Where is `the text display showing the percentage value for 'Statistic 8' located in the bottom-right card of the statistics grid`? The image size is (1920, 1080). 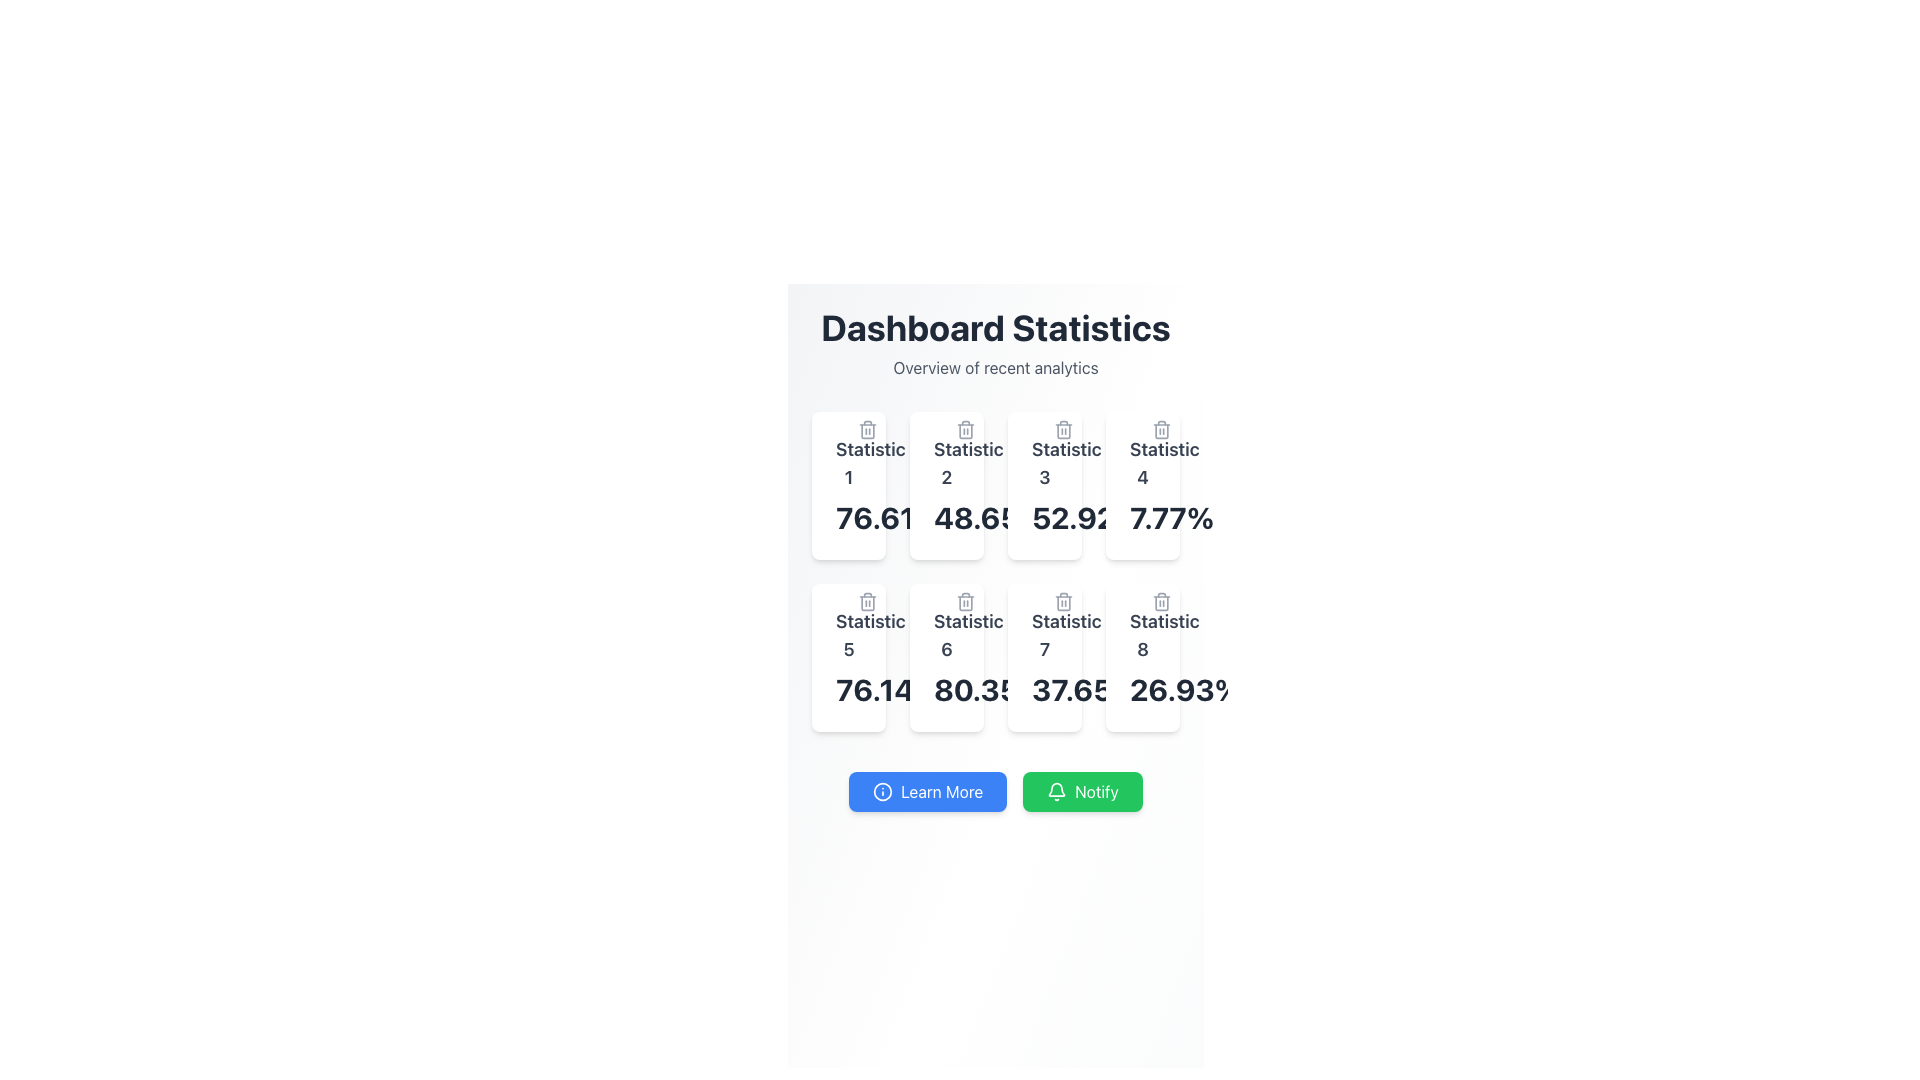 the text display showing the percentage value for 'Statistic 8' located in the bottom-right card of the statistics grid is located at coordinates (1142, 689).